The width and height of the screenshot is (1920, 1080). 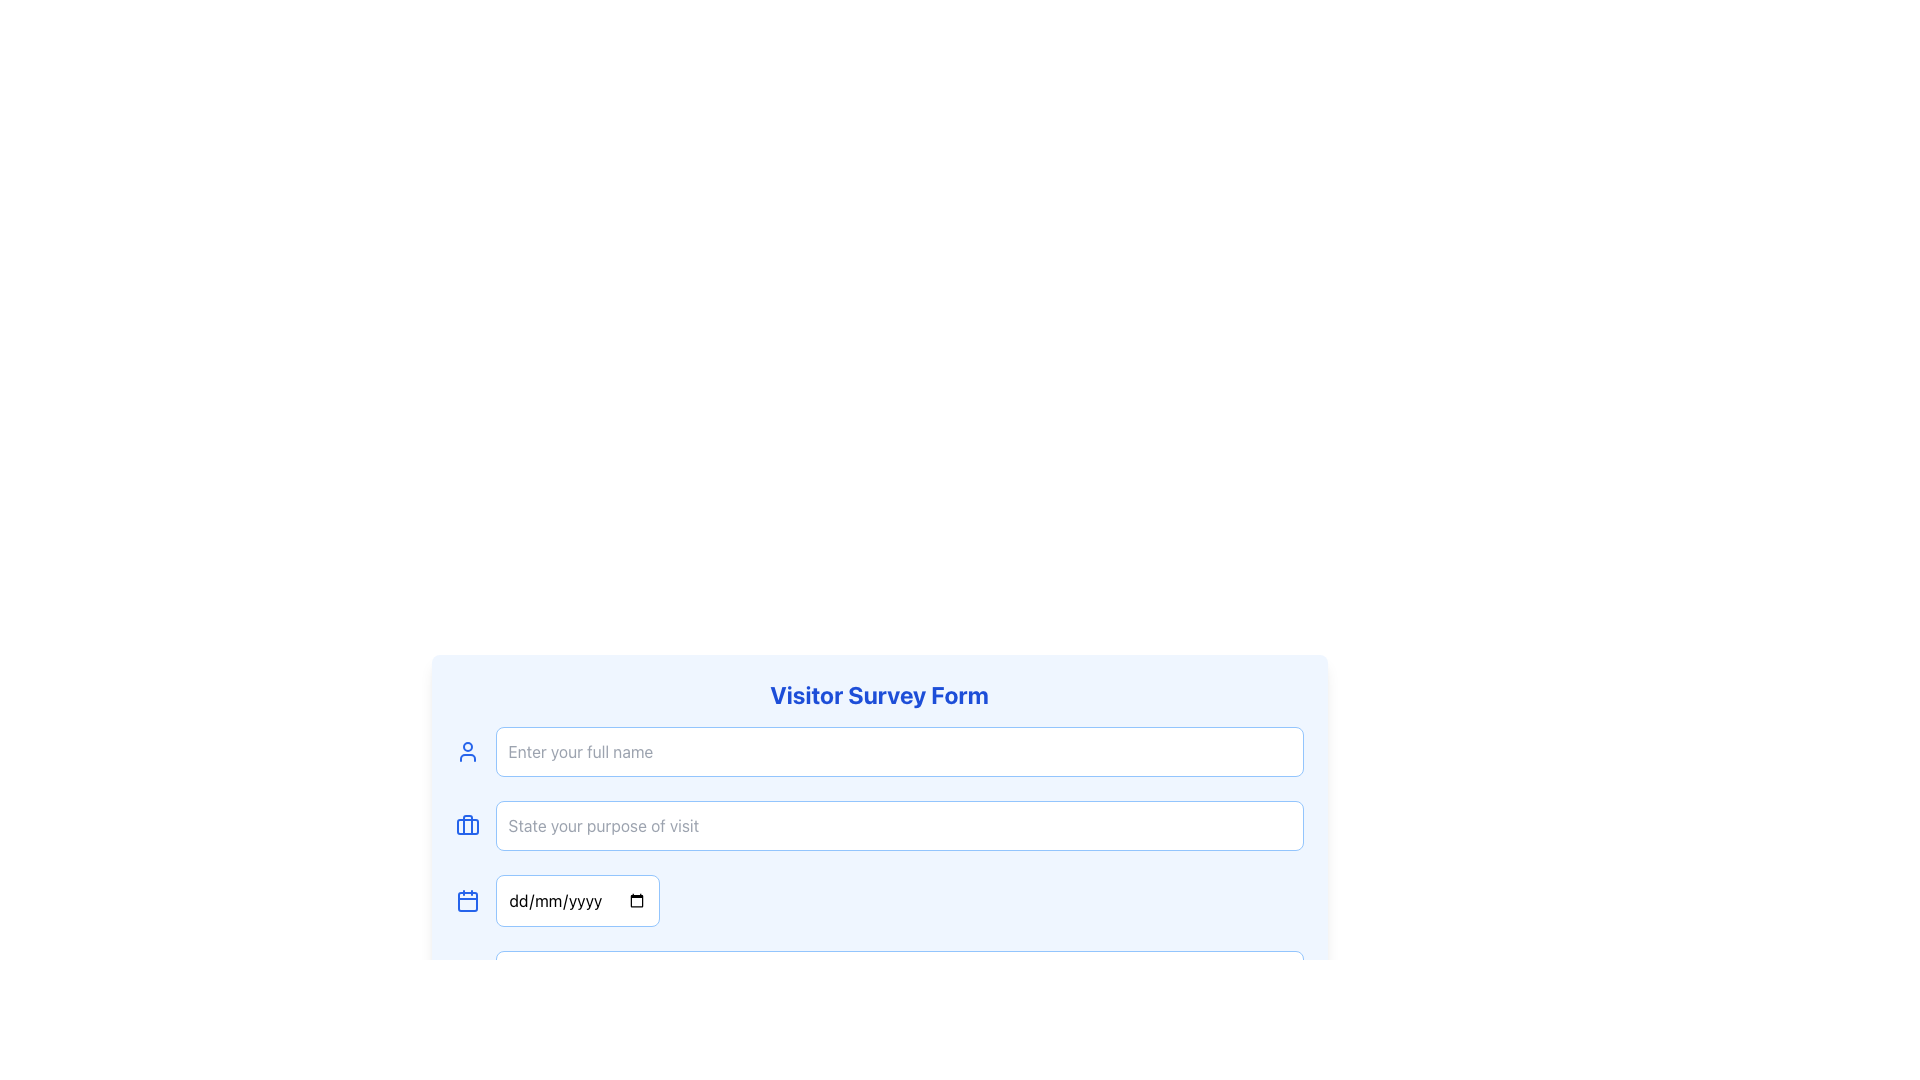 I want to click on the third visible Date input field located beneath the second input field in the lower portion of the form, so click(x=576, y=901).